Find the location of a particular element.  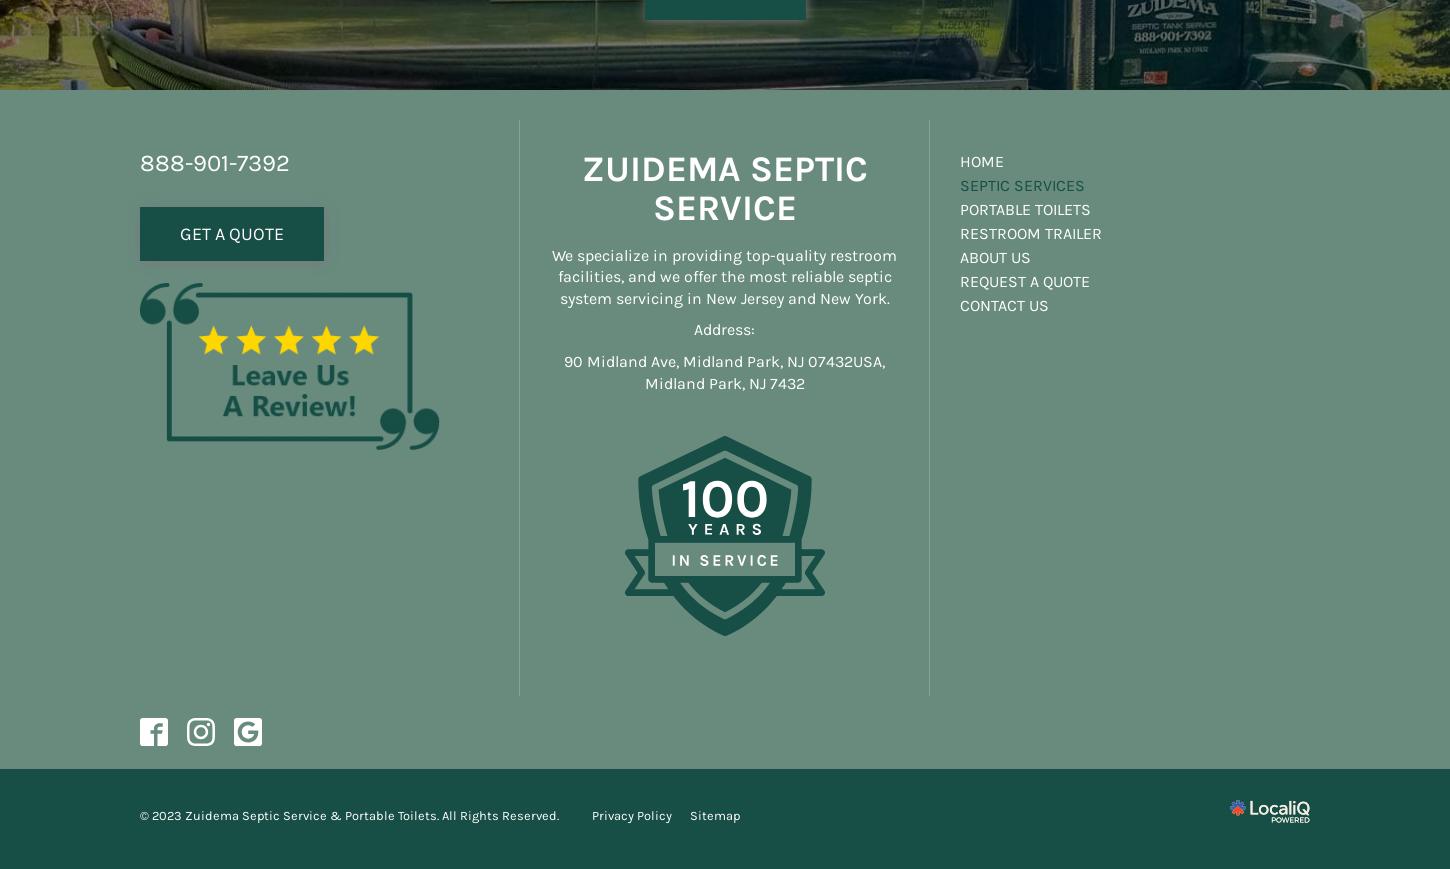

'Request a Quote' is located at coordinates (1025, 279).